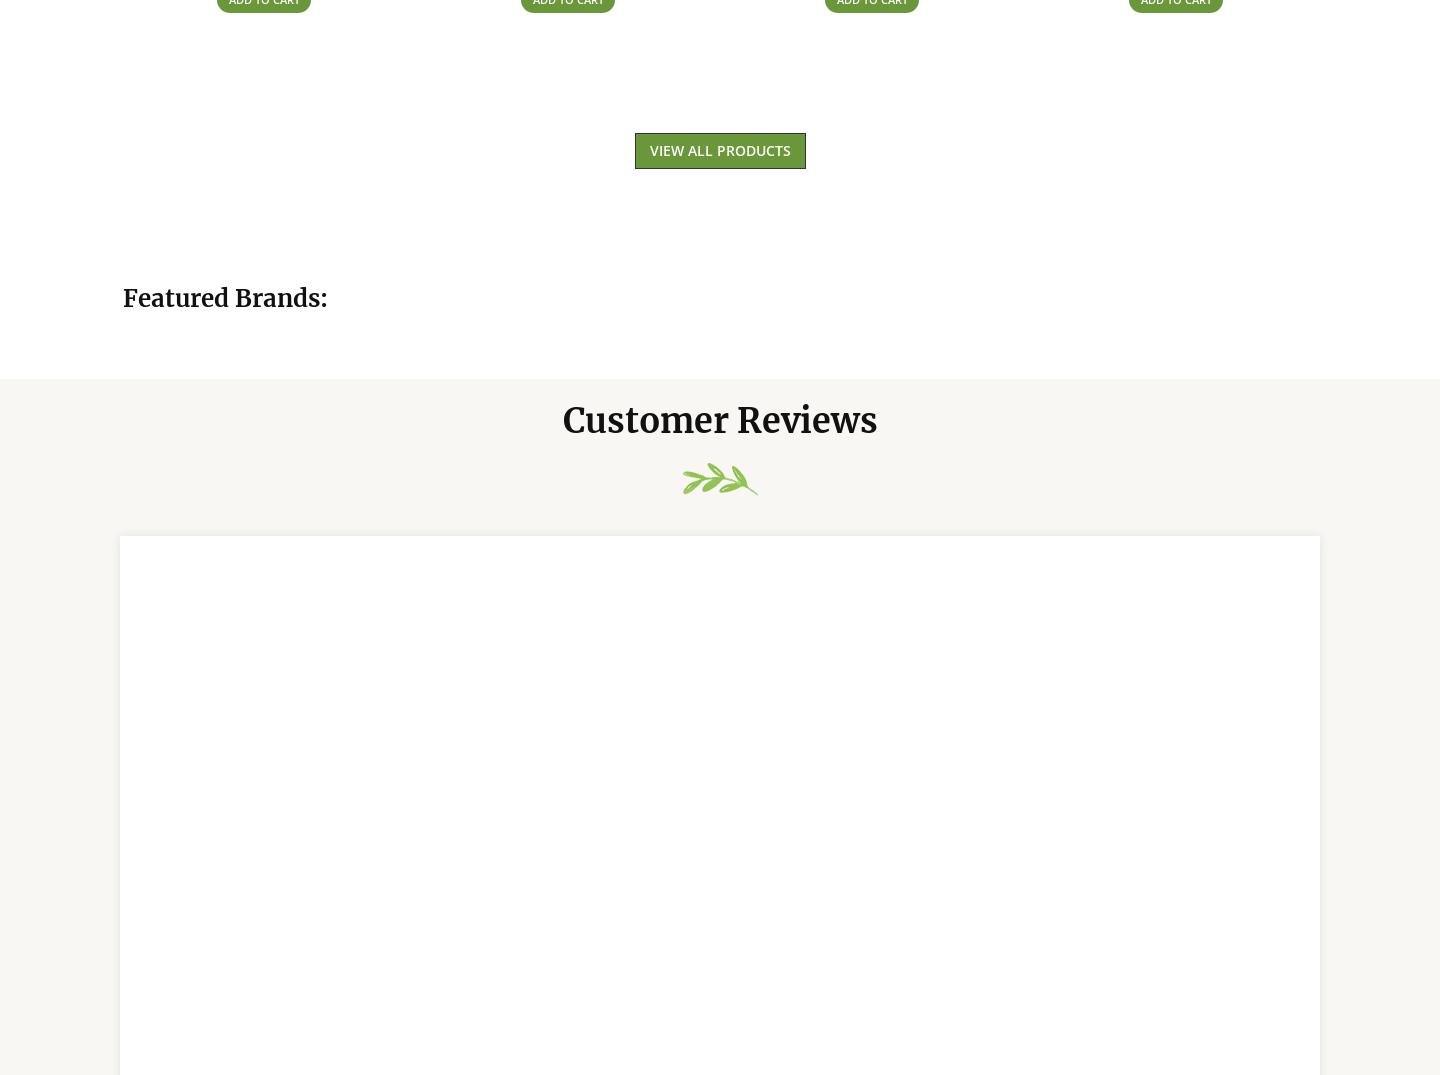 Image resolution: width=1440 pixels, height=1075 pixels. I want to click on '“Just want to issue a quick compliment to your company for the quality products you produce, the efficient way orders are completed, and the speedy delivery I receive from your couriers. Keep up the good work!”', so click(711, 812).